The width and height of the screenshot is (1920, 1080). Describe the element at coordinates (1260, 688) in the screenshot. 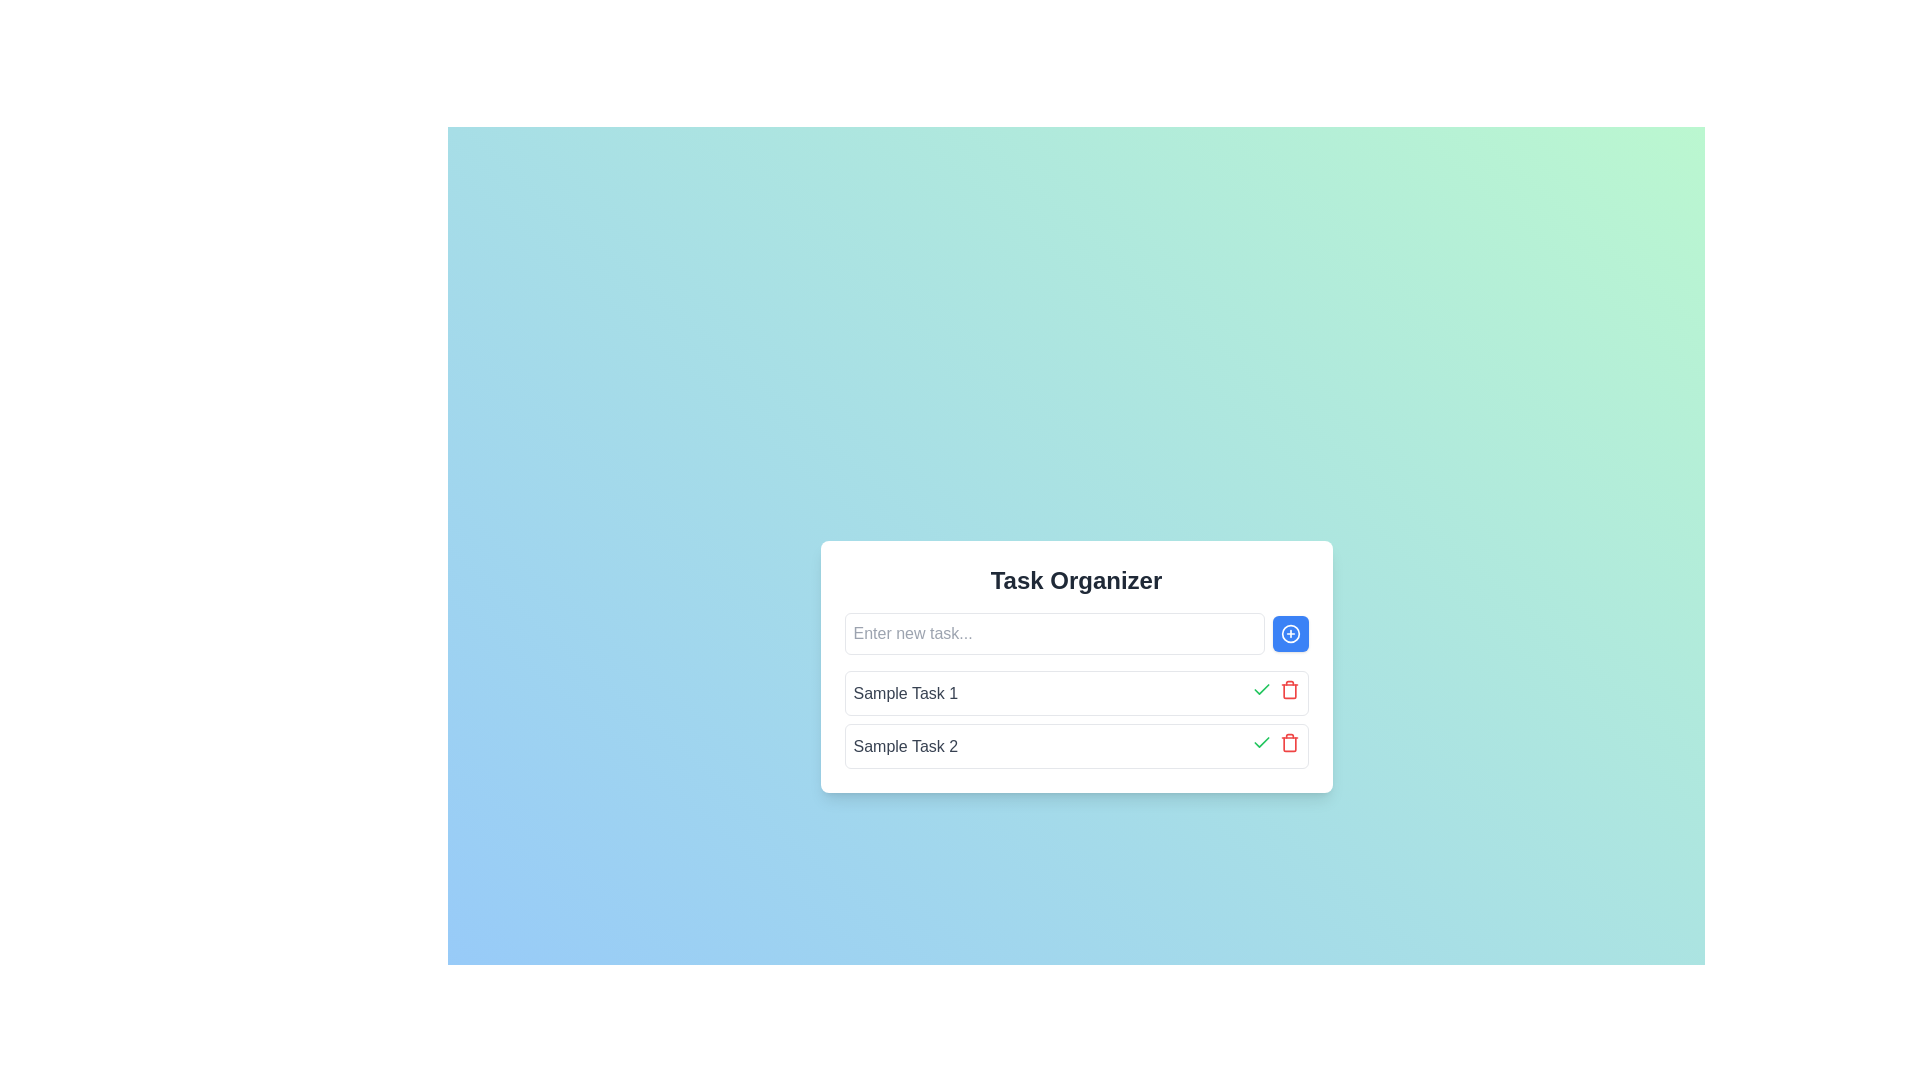

I see `the green checkmark icon located to the right of 'Sample Task 2' in the second row of the task management interface` at that location.